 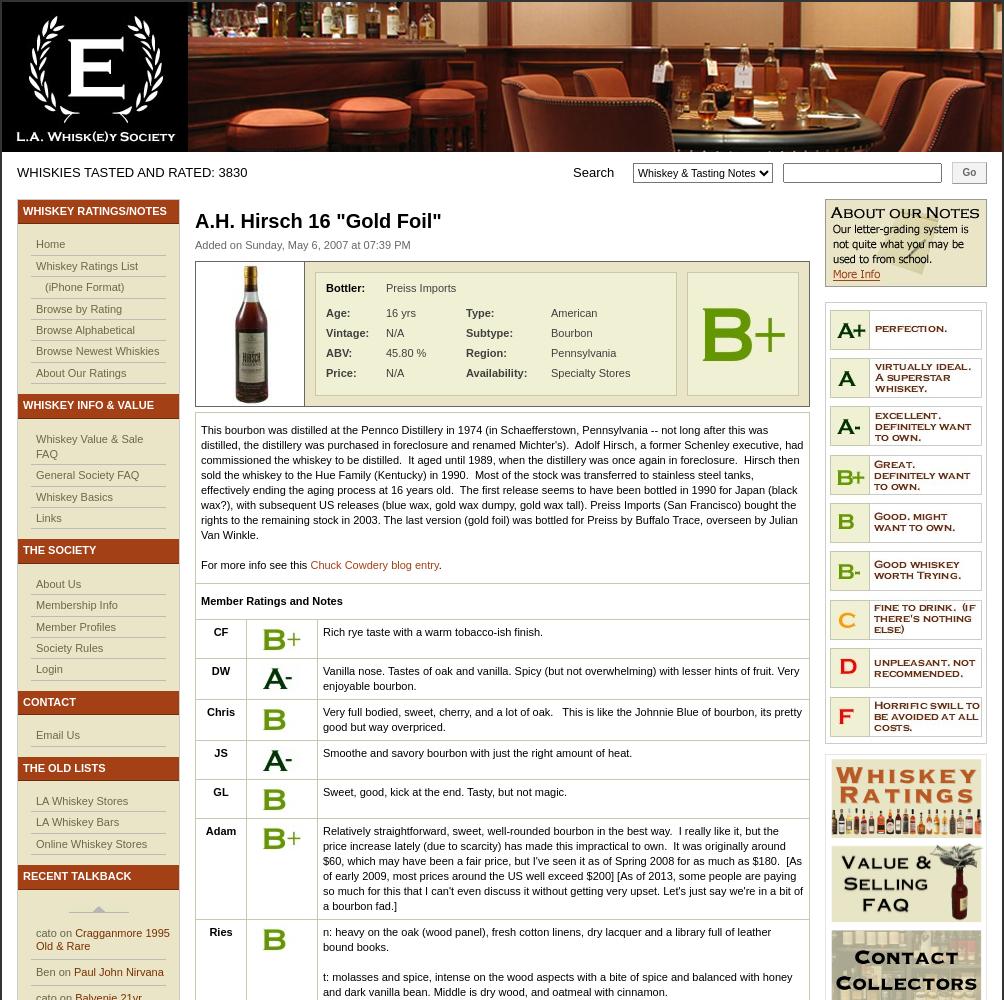 I want to click on 'Contact', so click(x=48, y=700).